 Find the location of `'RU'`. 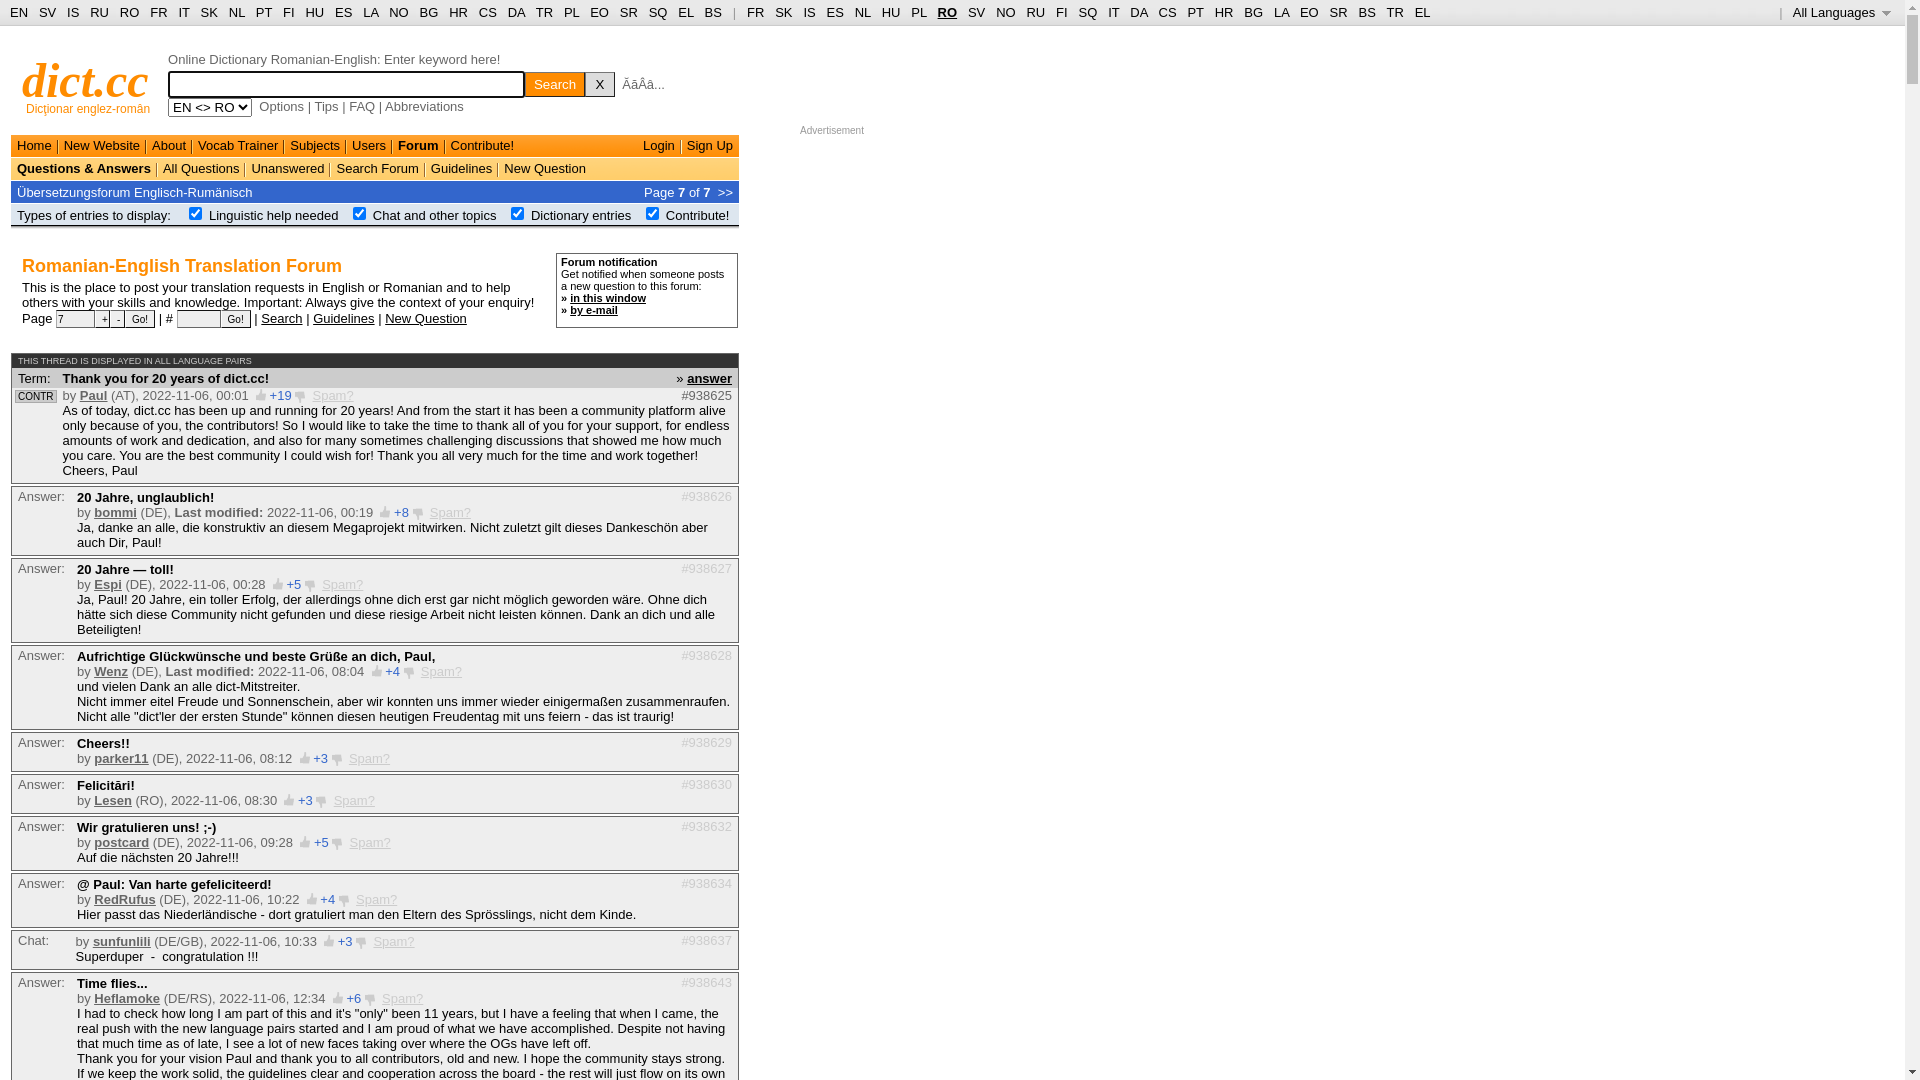

'RU' is located at coordinates (1035, 12).